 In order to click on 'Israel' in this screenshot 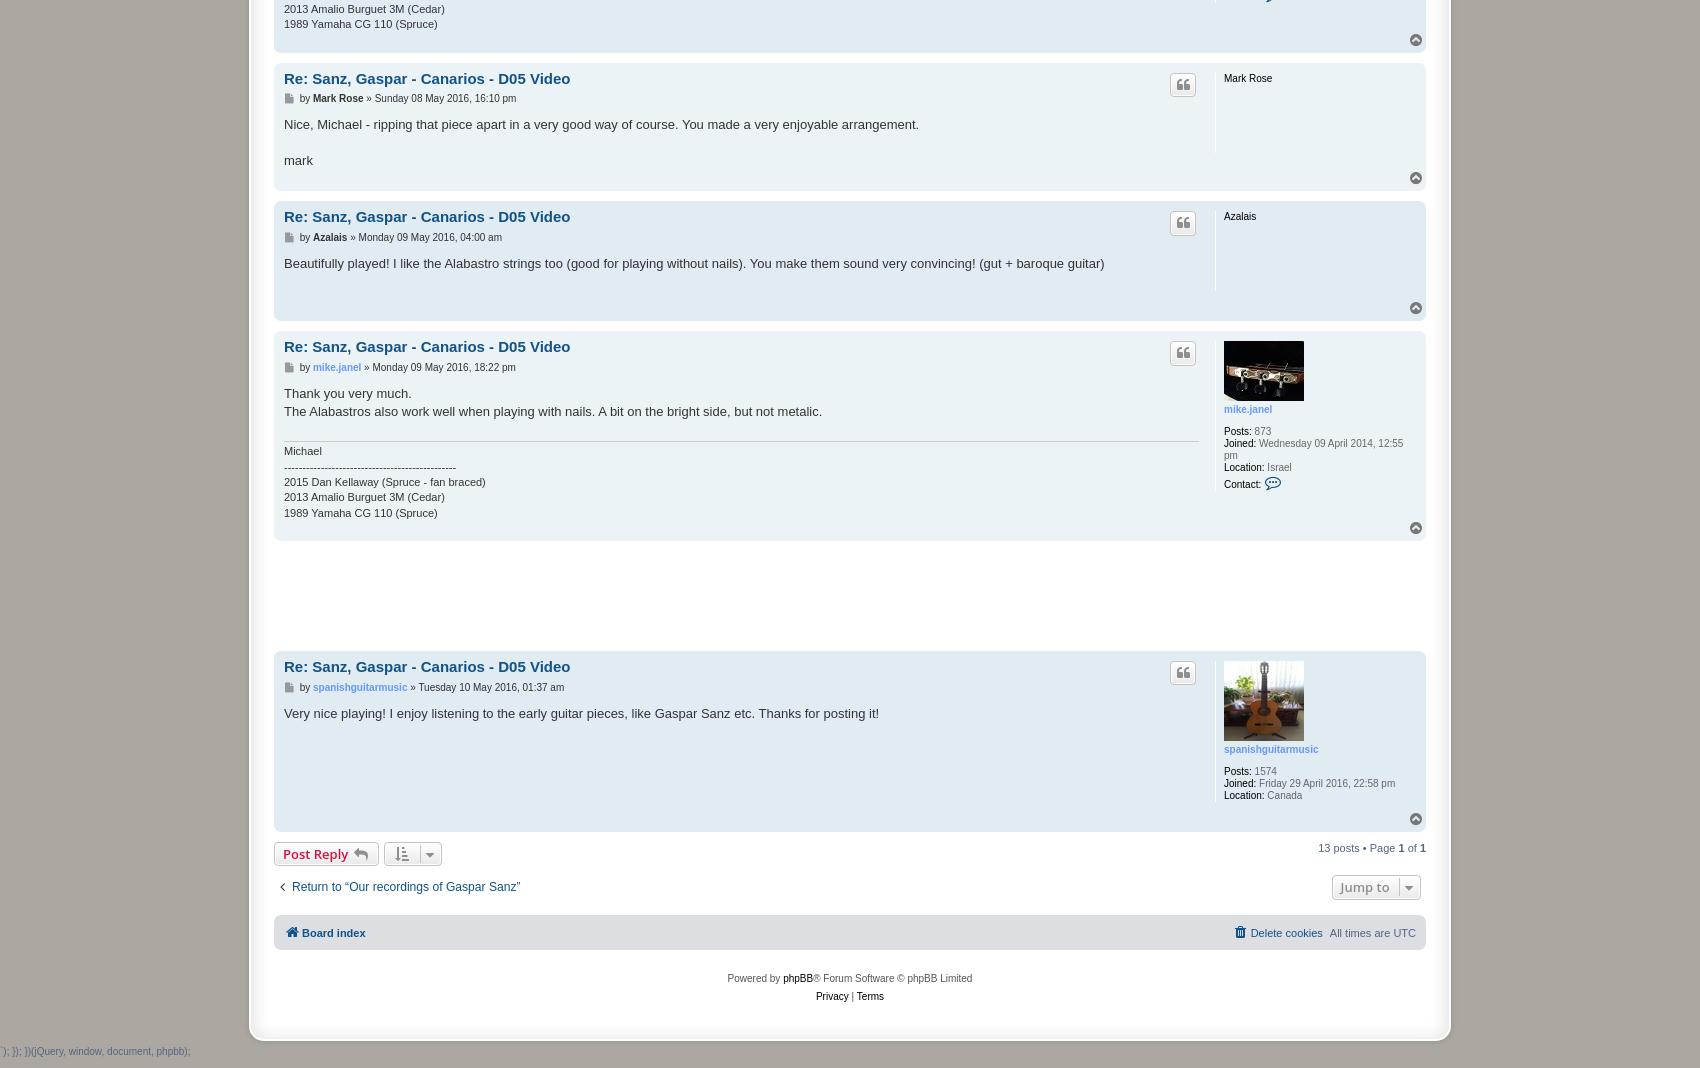, I will do `click(1277, 467)`.